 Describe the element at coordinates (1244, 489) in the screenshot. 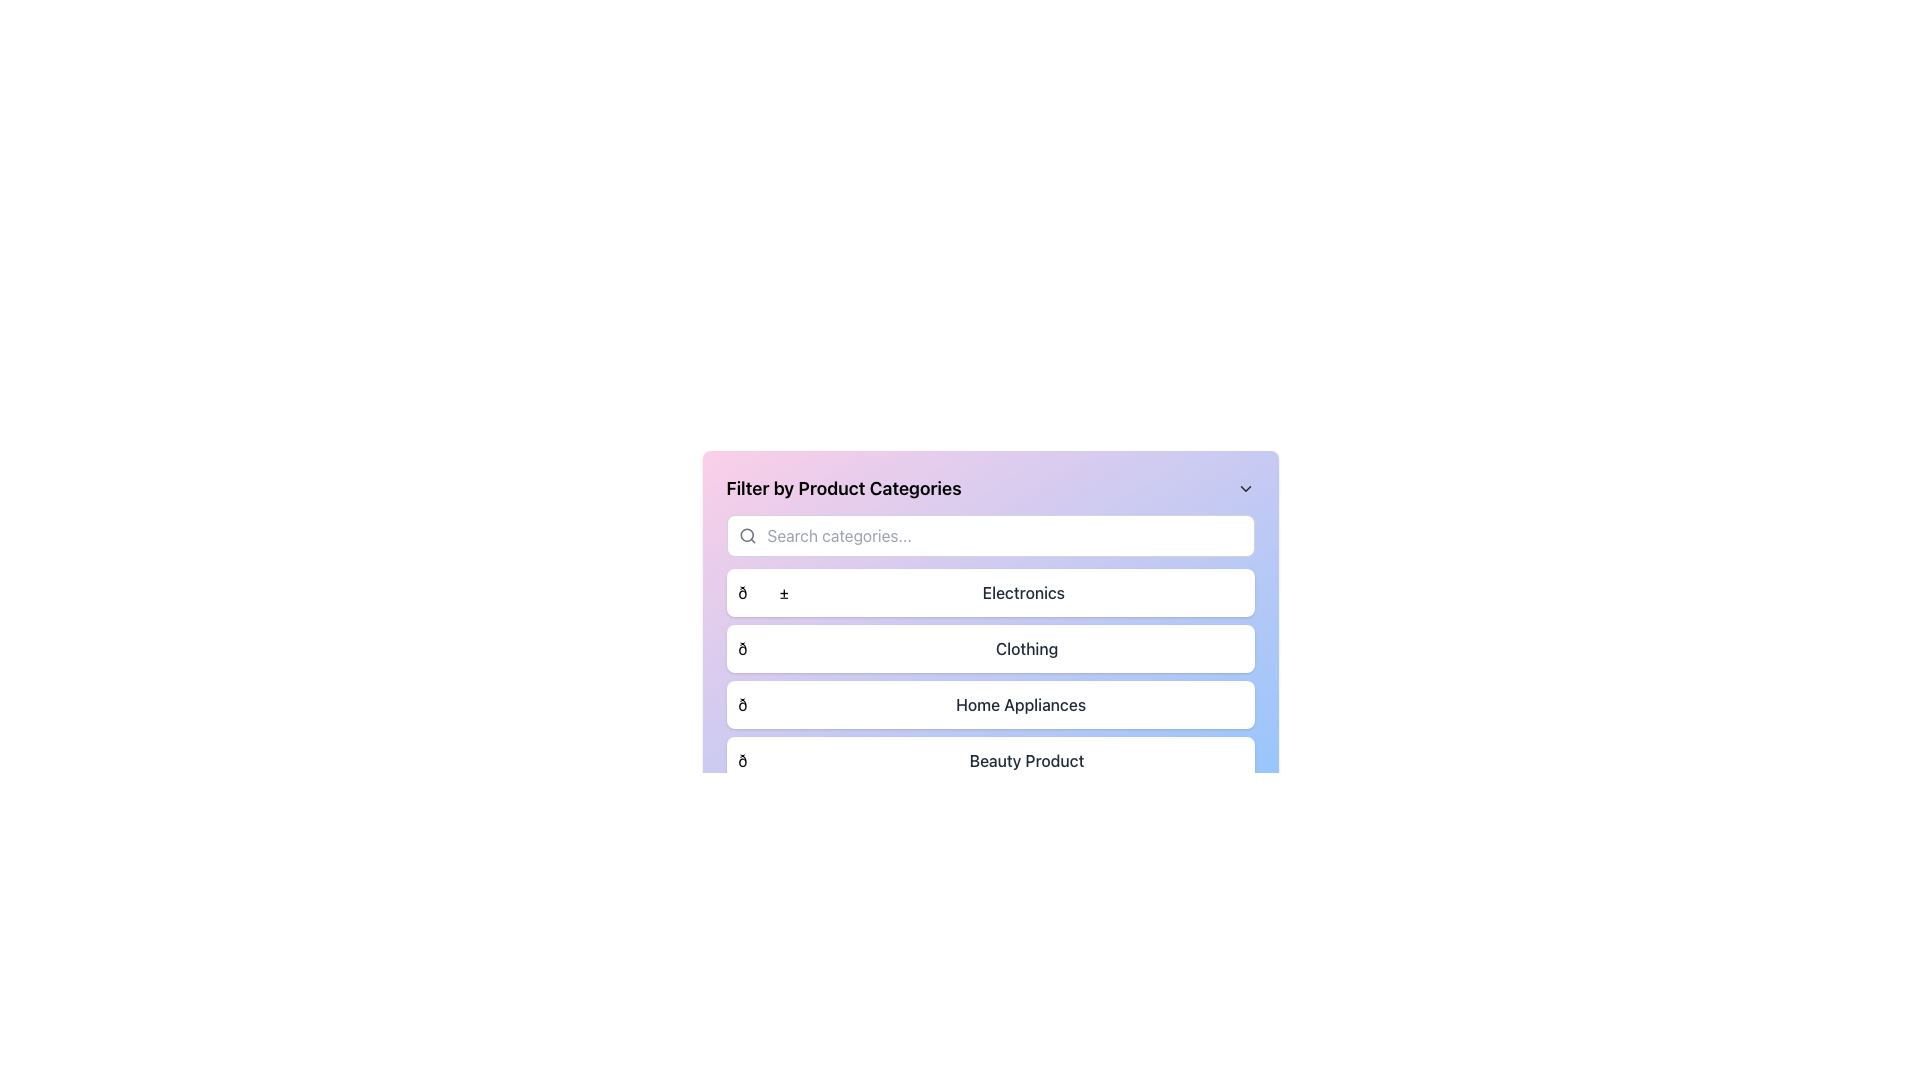

I see `the downward-pointing chevron icon located at the right side of the header labeled 'Filter by Product Categories'` at that location.